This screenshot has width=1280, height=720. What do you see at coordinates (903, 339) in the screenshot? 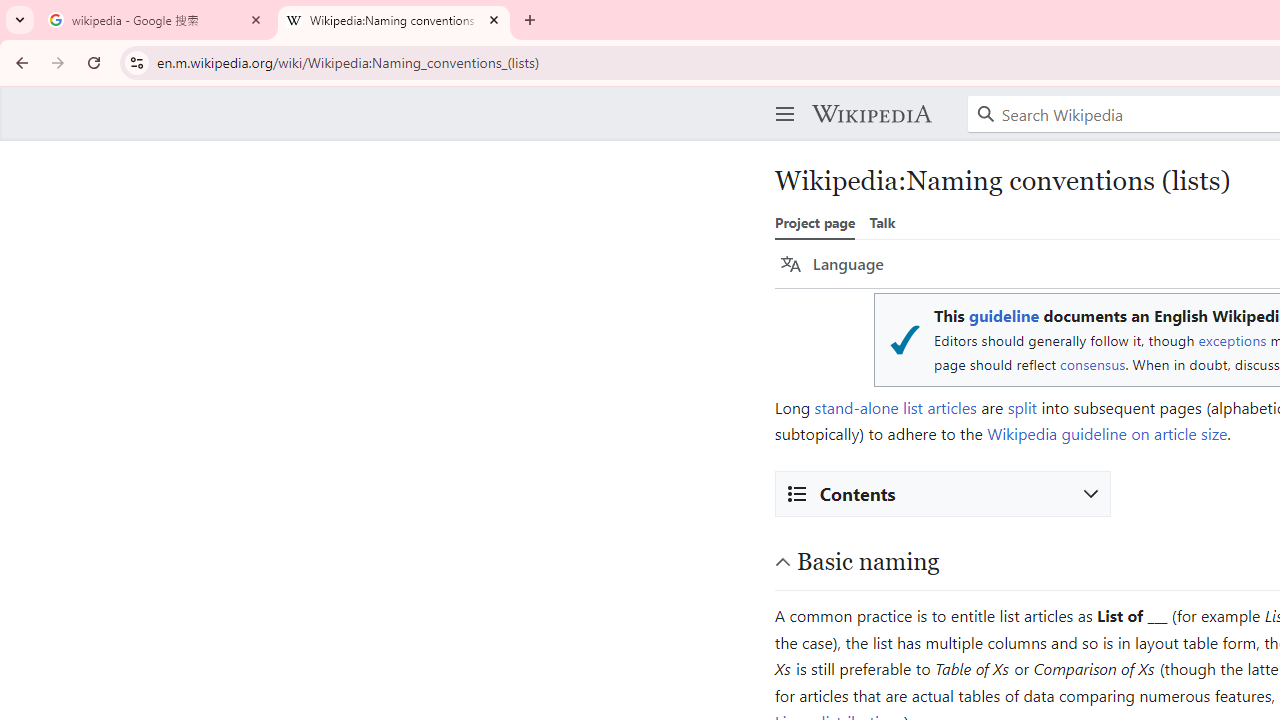
I see `'Blue tick'` at bounding box center [903, 339].